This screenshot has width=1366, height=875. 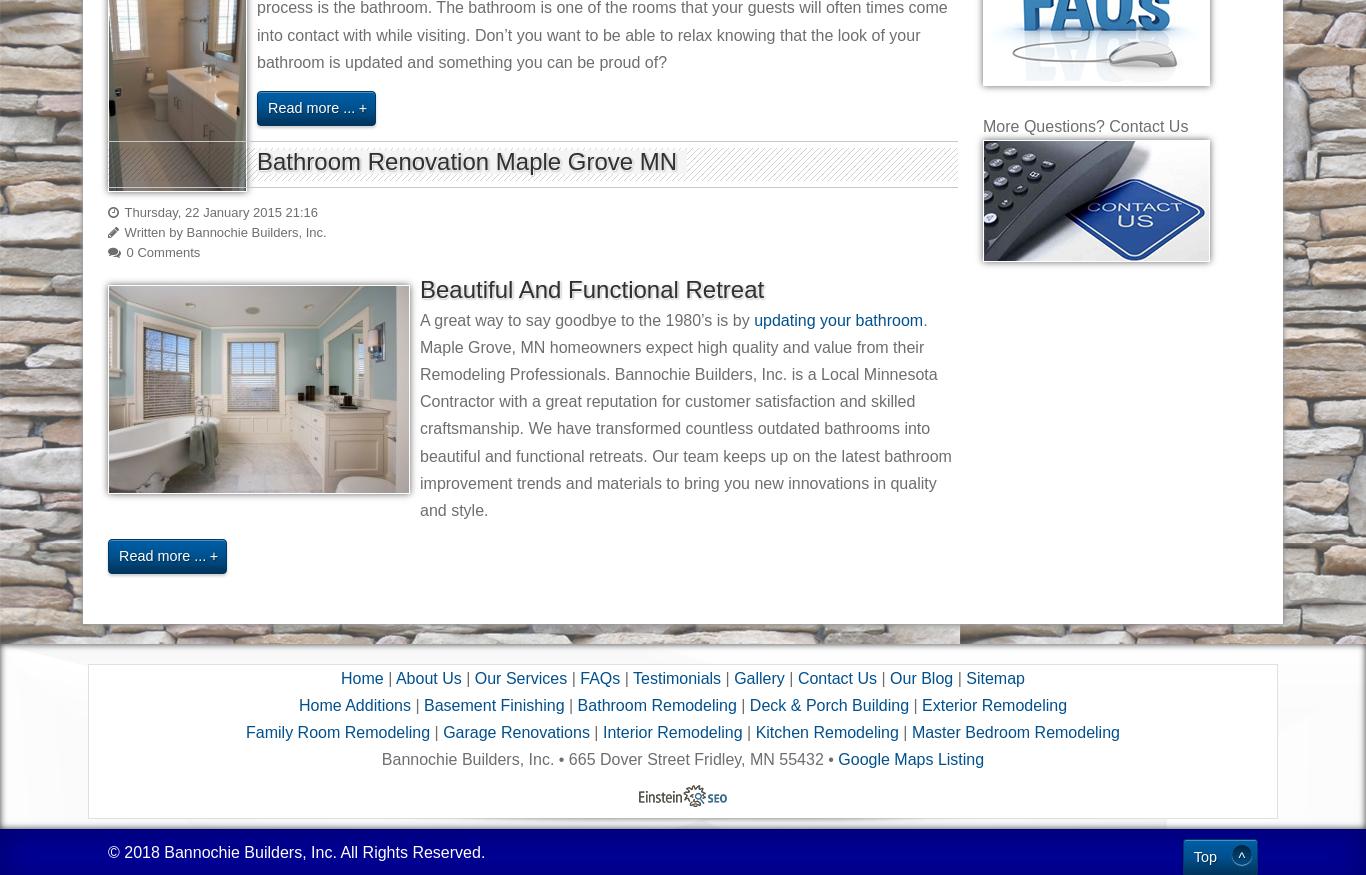 I want to click on 'updating your bathroom', so click(x=837, y=319).